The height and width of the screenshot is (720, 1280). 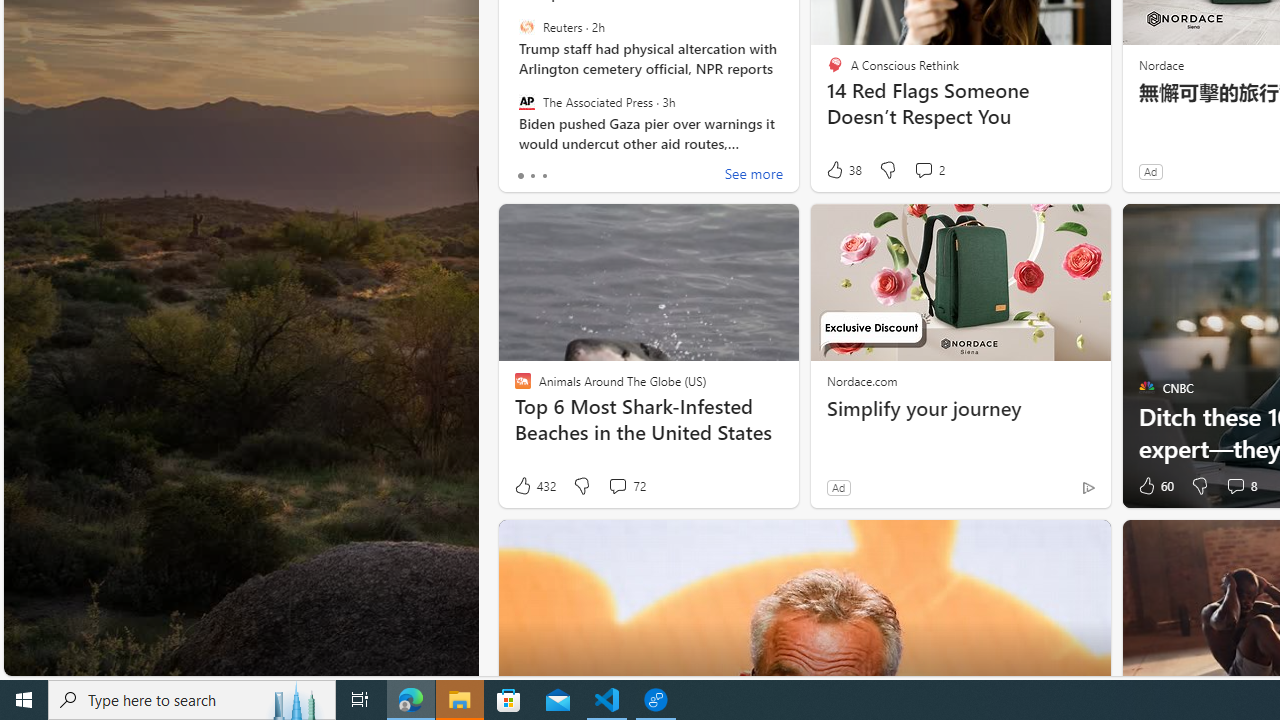 What do you see at coordinates (520, 175) in the screenshot?
I see `'tab-0'` at bounding box center [520, 175].